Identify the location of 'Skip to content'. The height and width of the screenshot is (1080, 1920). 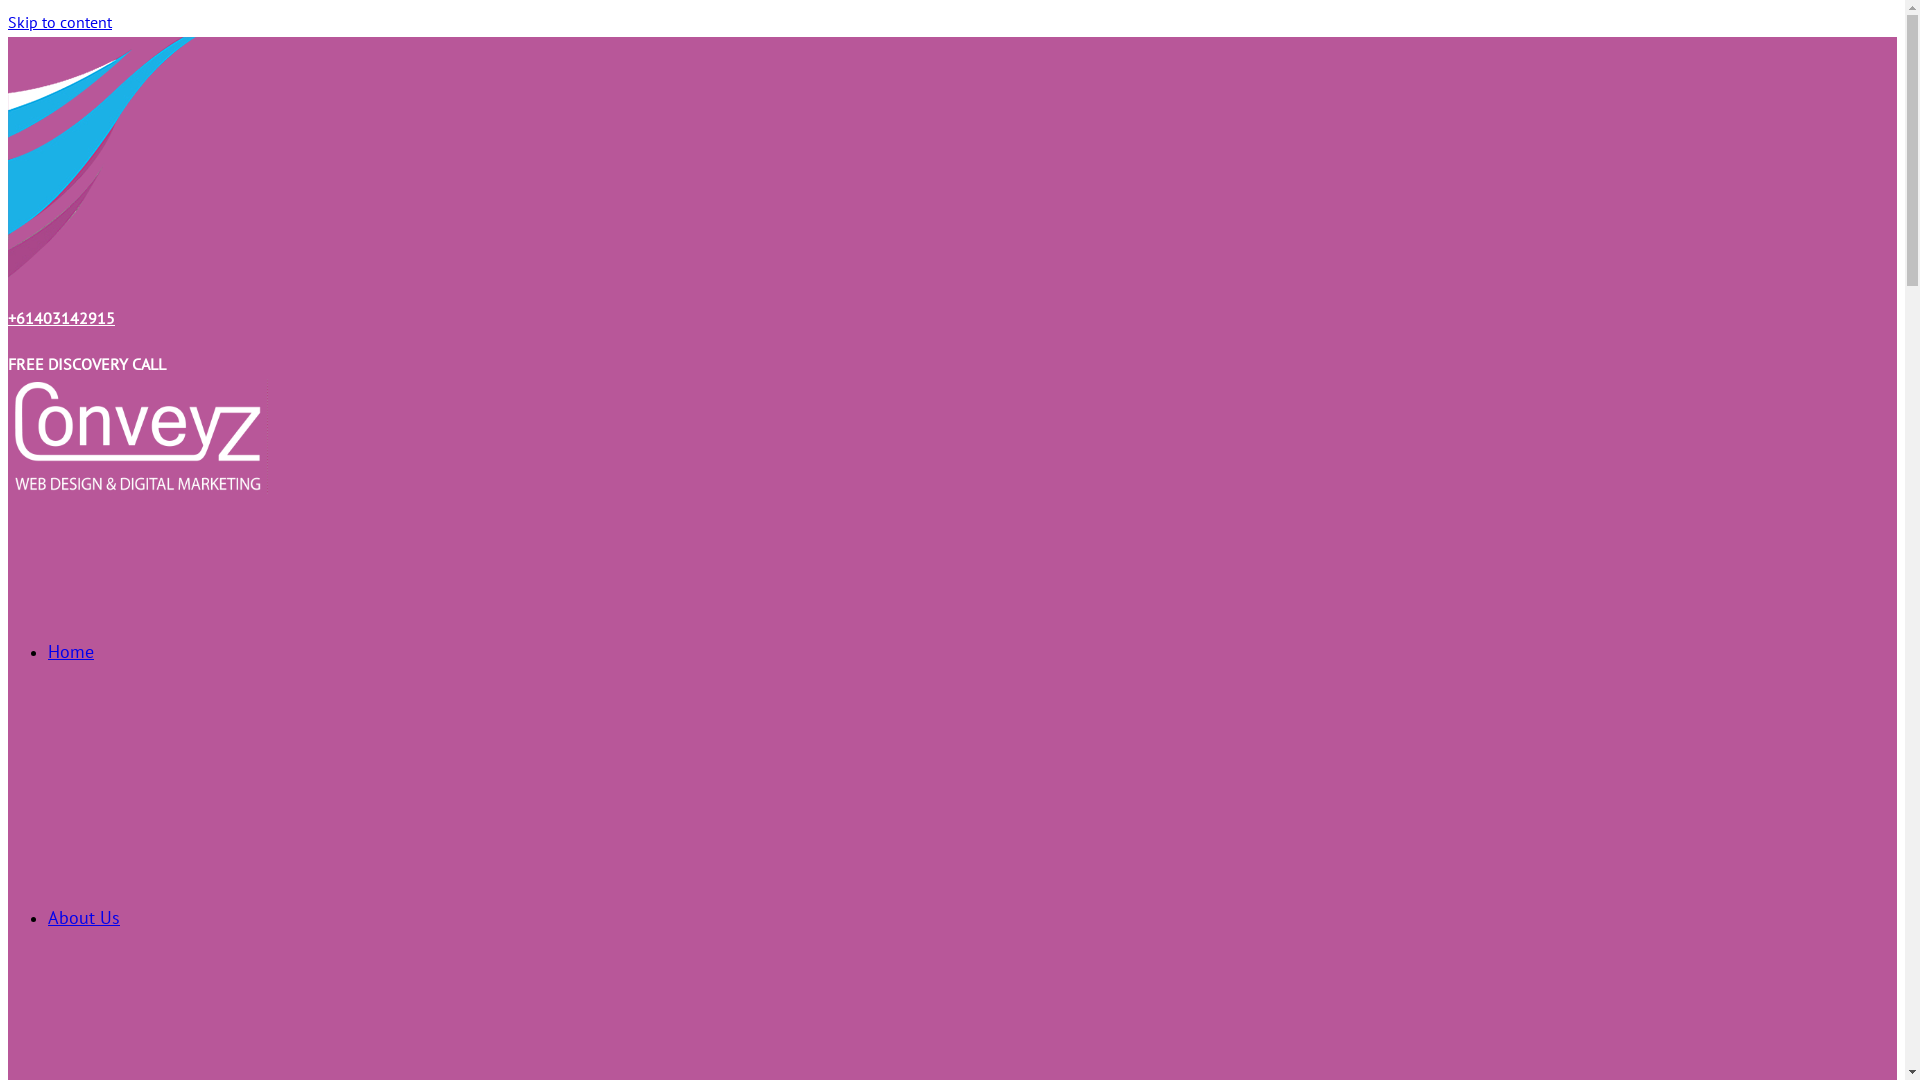
(59, 22).